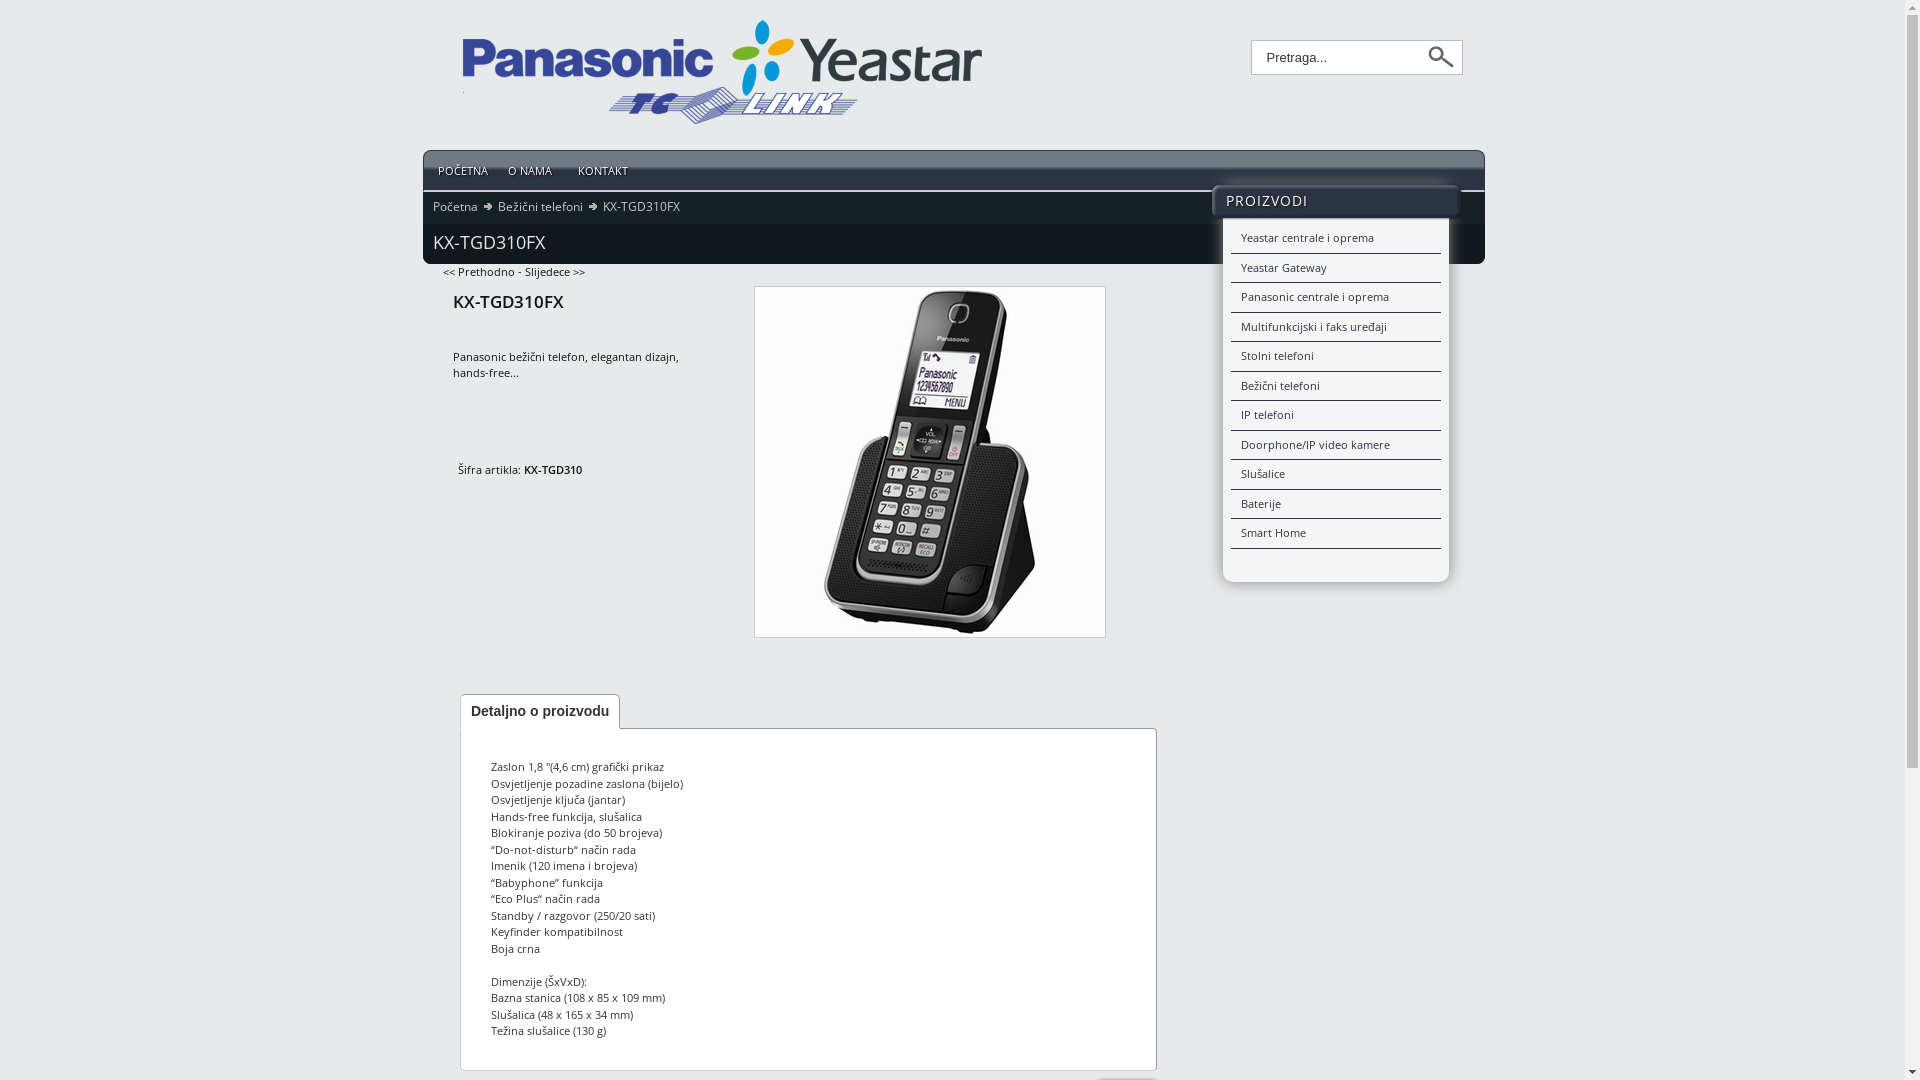  What do you see at coordinates (1334, 415) in the screenshot?
I see `'IP telefoni'` at bounding box center [1334, 415].